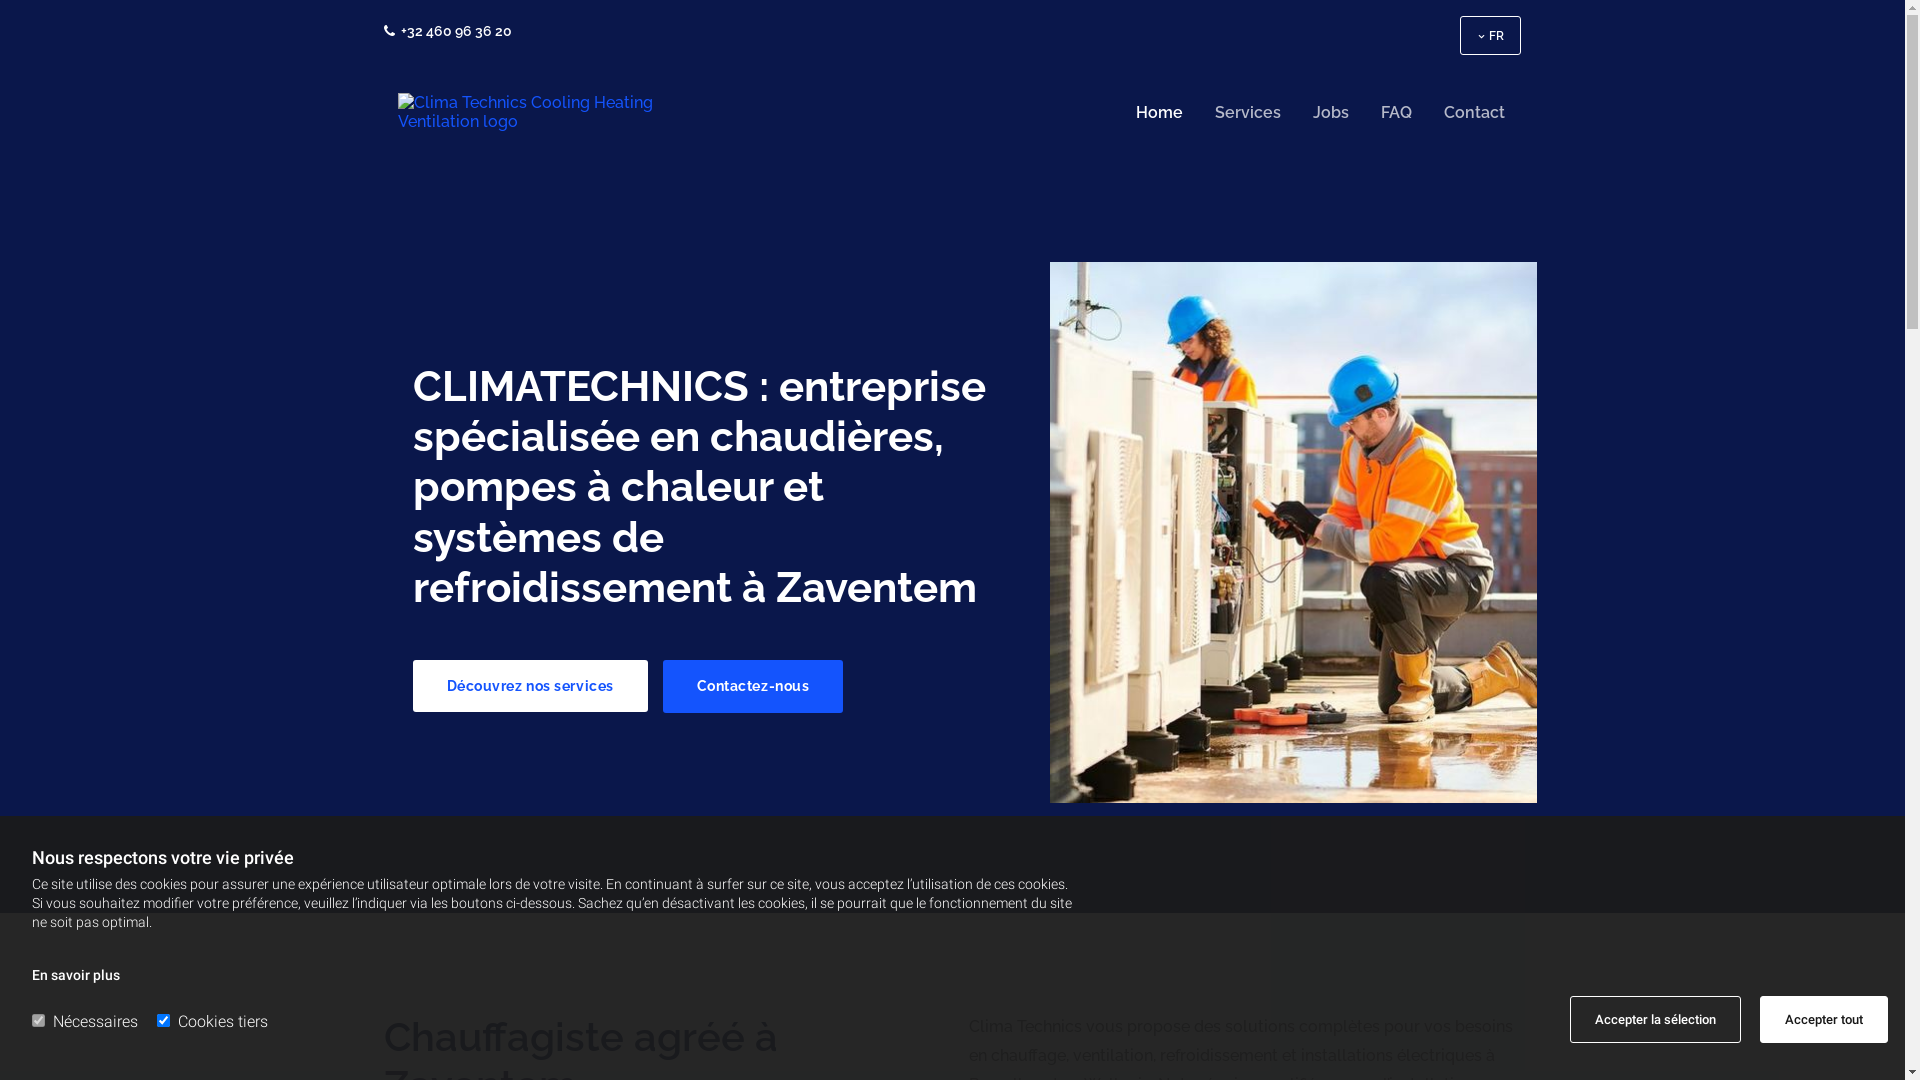  Describe the element at coordinates (1330, 112) in the screenshot. I see `'Jobs'` at that location.